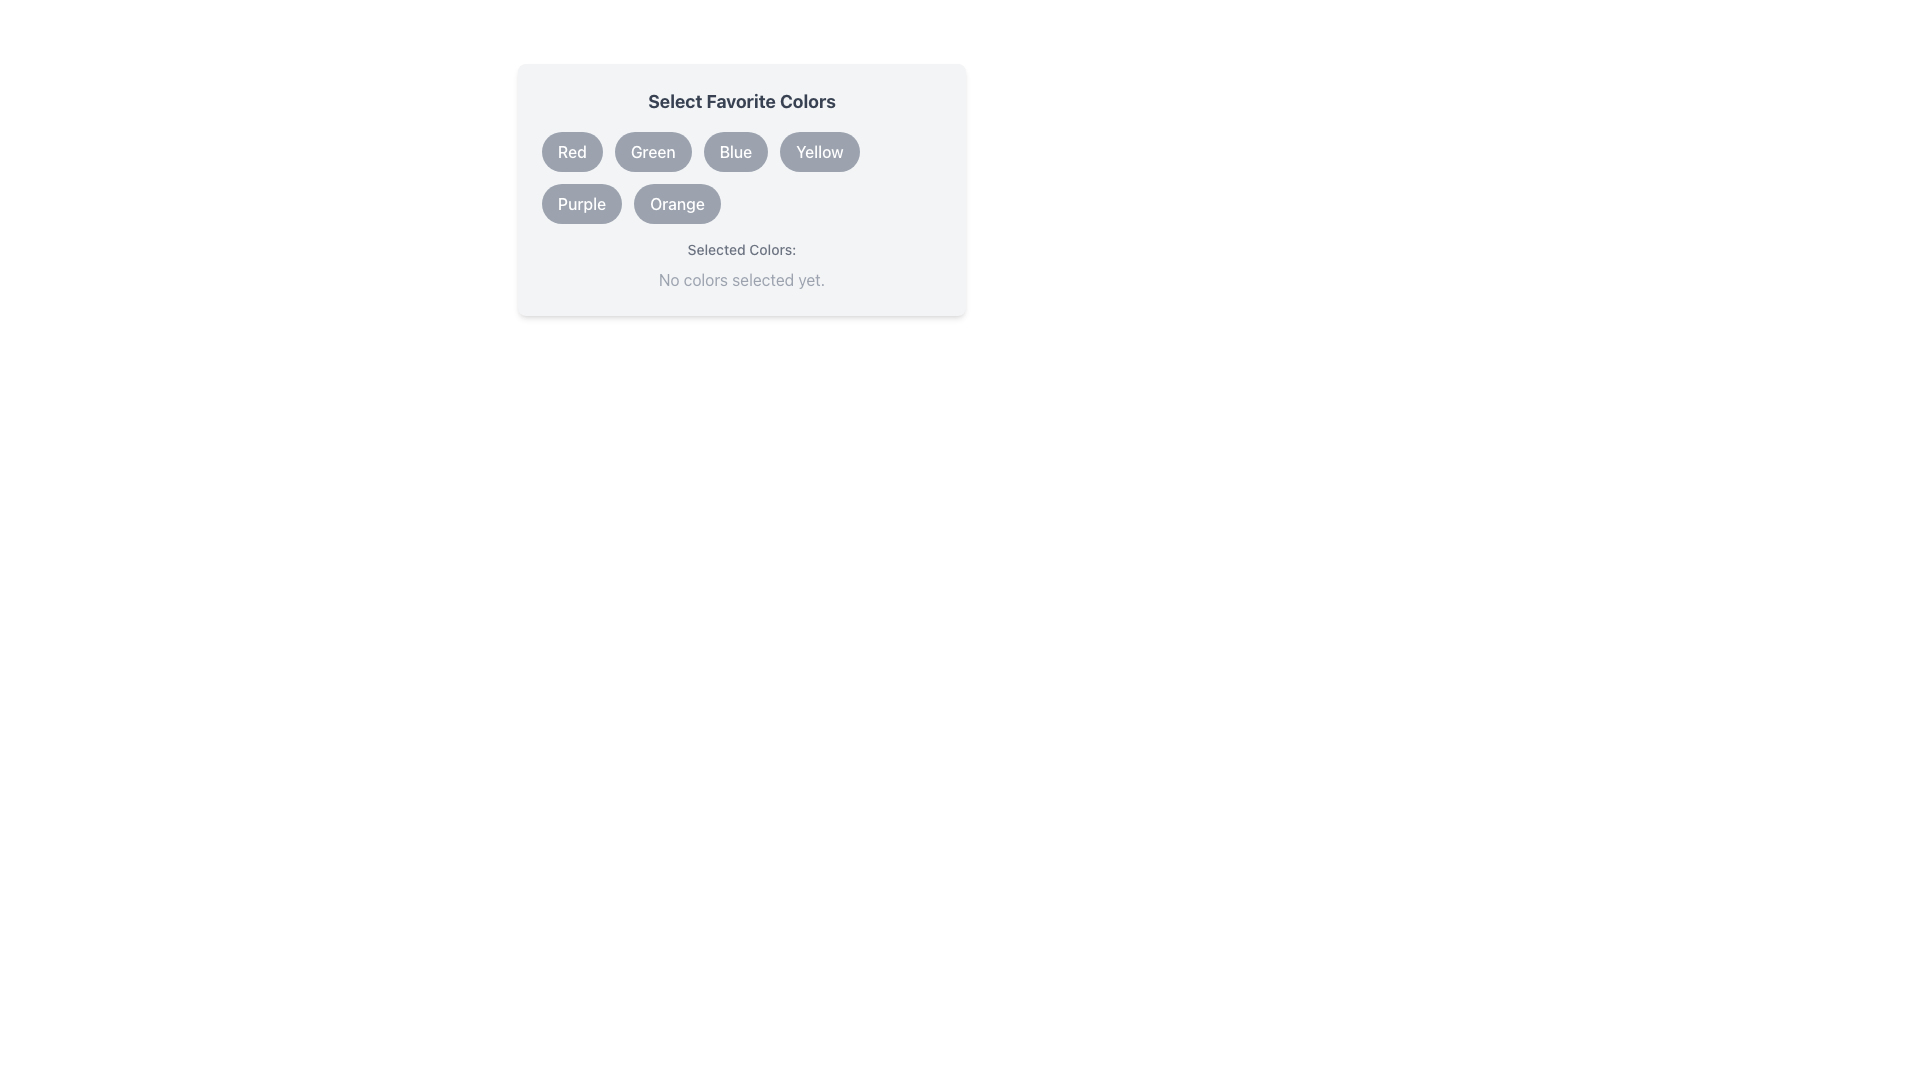 The image size is (1920, 1080). Describe the element at coordinates (677, 204) in the screenshot. I see `the 'Orange' color selection button located in the second row of the 'Select Favorite Colors' section` at that location.